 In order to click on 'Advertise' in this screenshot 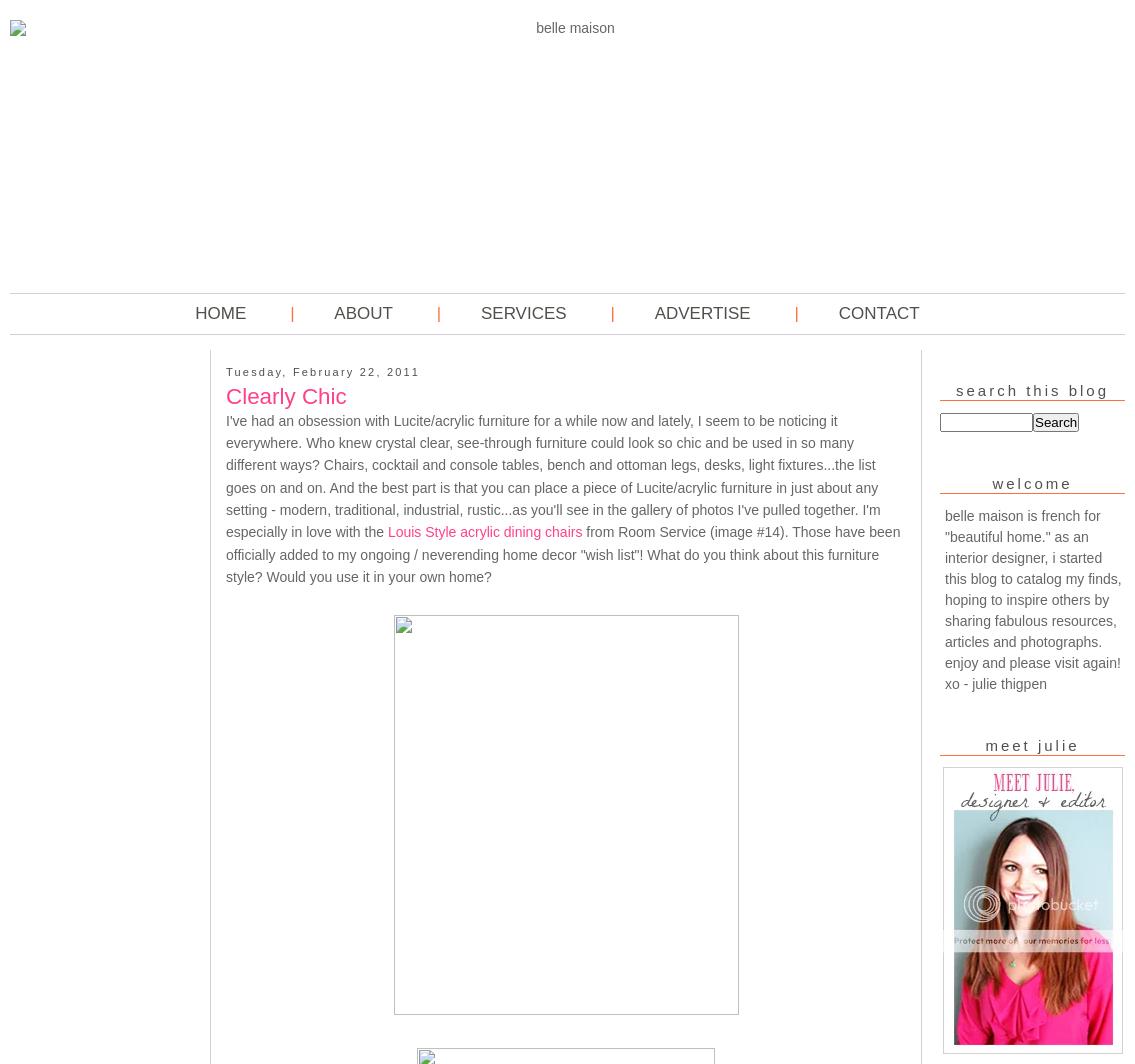, I will do `click(701, 313)`.